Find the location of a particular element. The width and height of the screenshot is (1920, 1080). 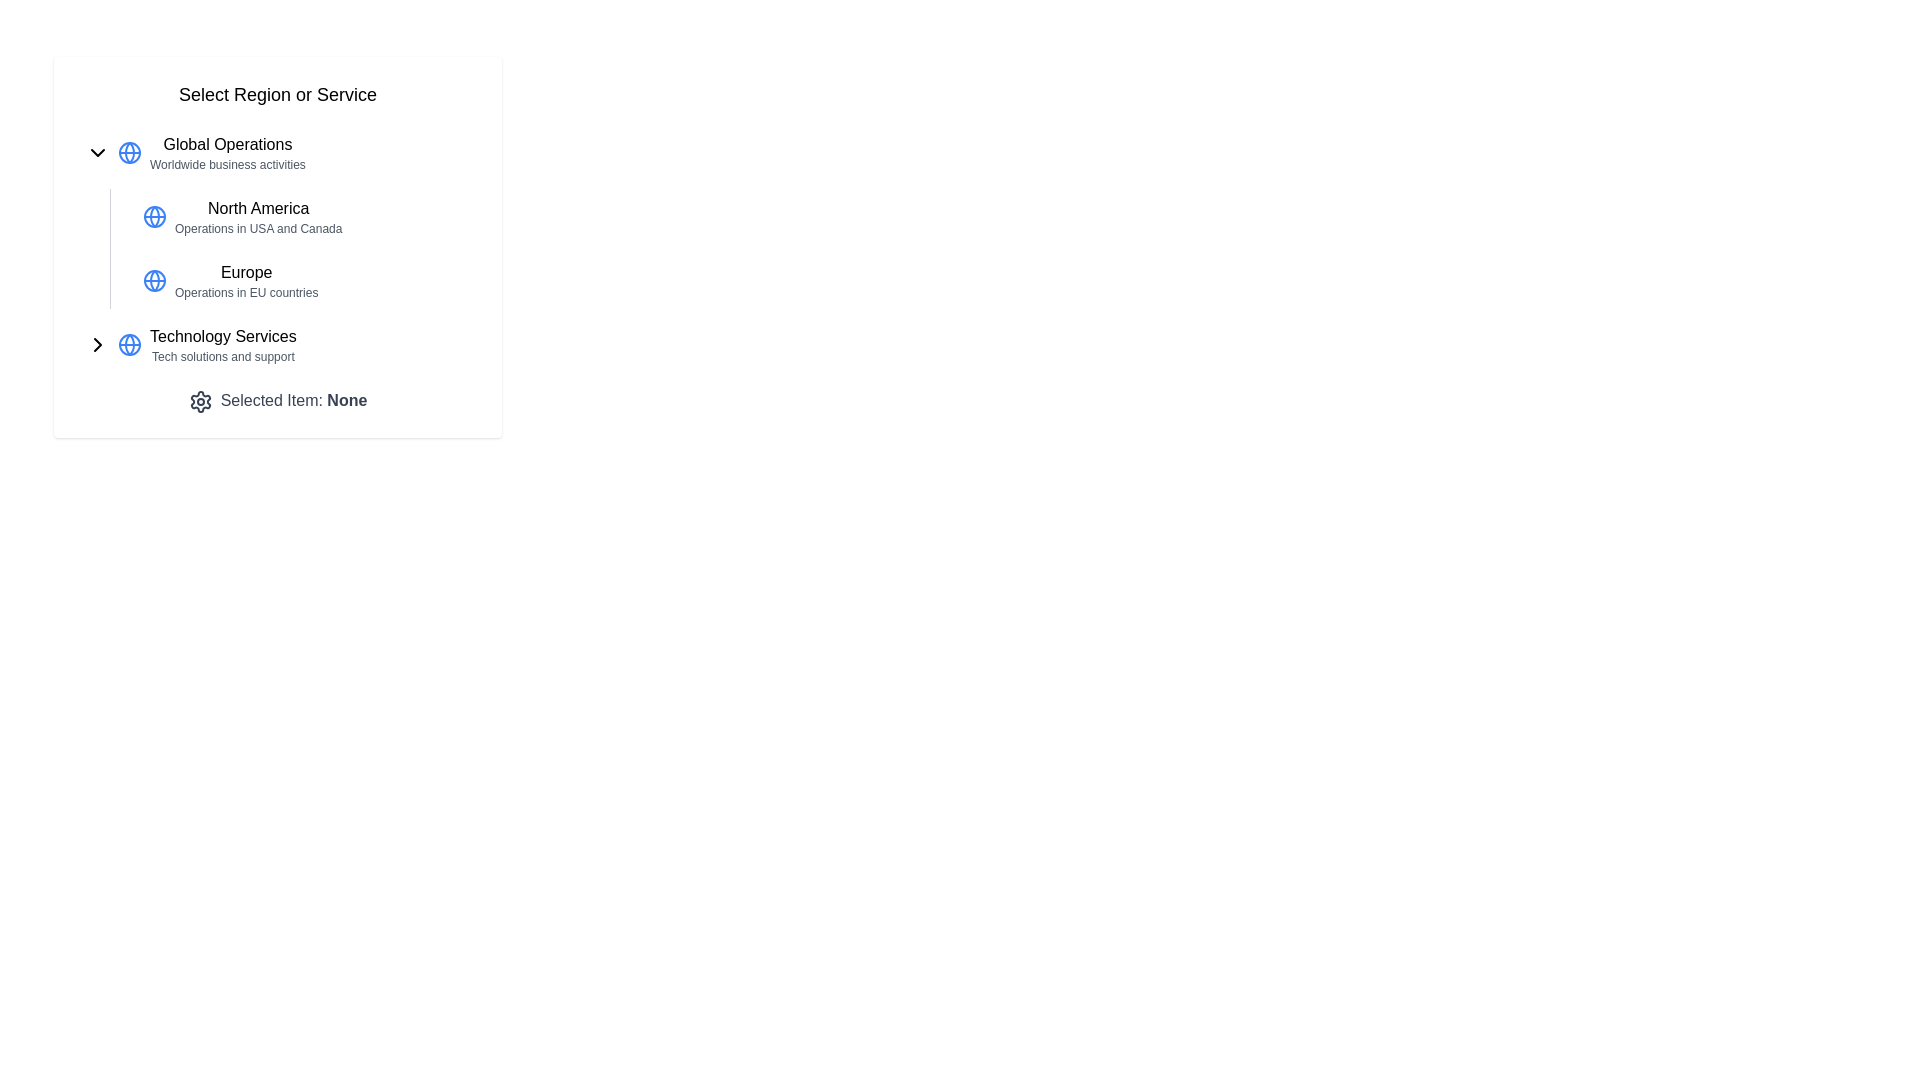

the globe icon representing international or technology-related themes, located to the left of the 'Technology Services' text is located at coordinates (128, 343).